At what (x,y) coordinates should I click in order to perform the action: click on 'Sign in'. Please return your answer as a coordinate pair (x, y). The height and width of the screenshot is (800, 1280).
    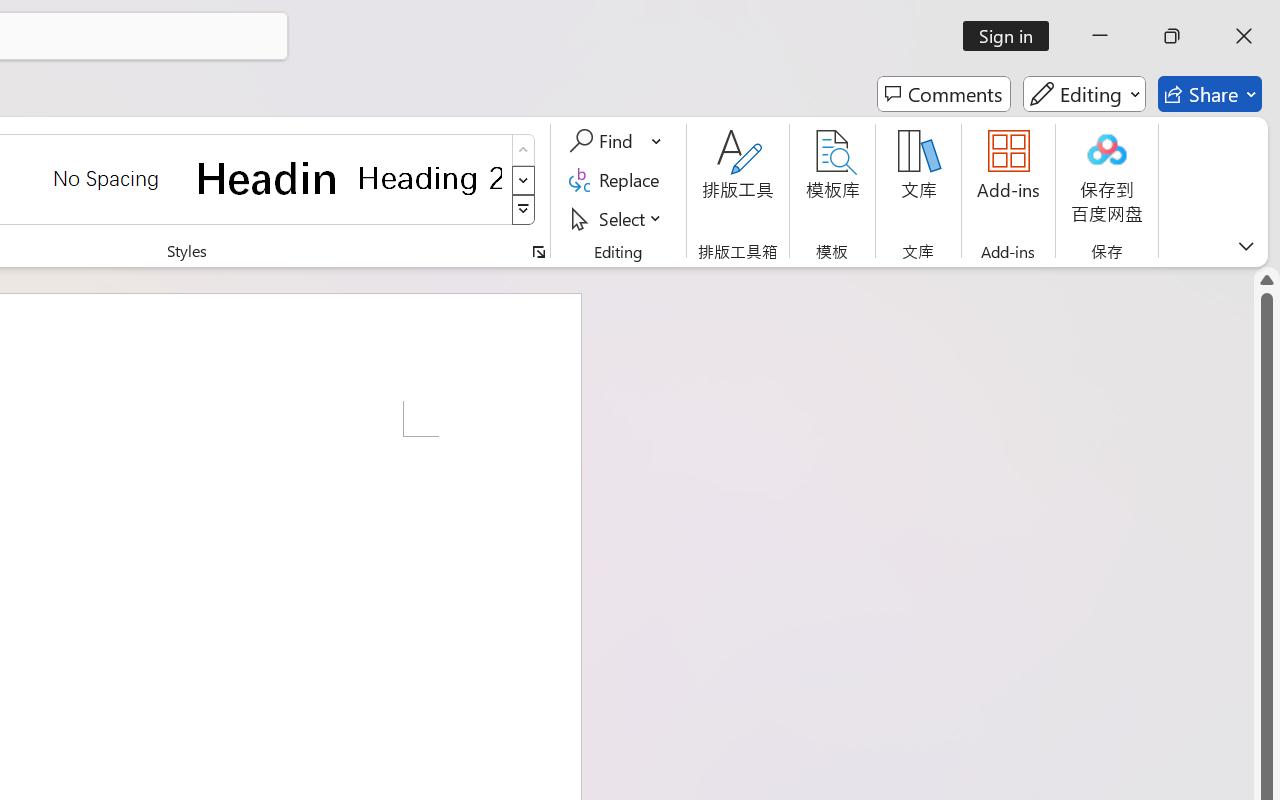
    Looking at the image, I should click on (1013, 35).